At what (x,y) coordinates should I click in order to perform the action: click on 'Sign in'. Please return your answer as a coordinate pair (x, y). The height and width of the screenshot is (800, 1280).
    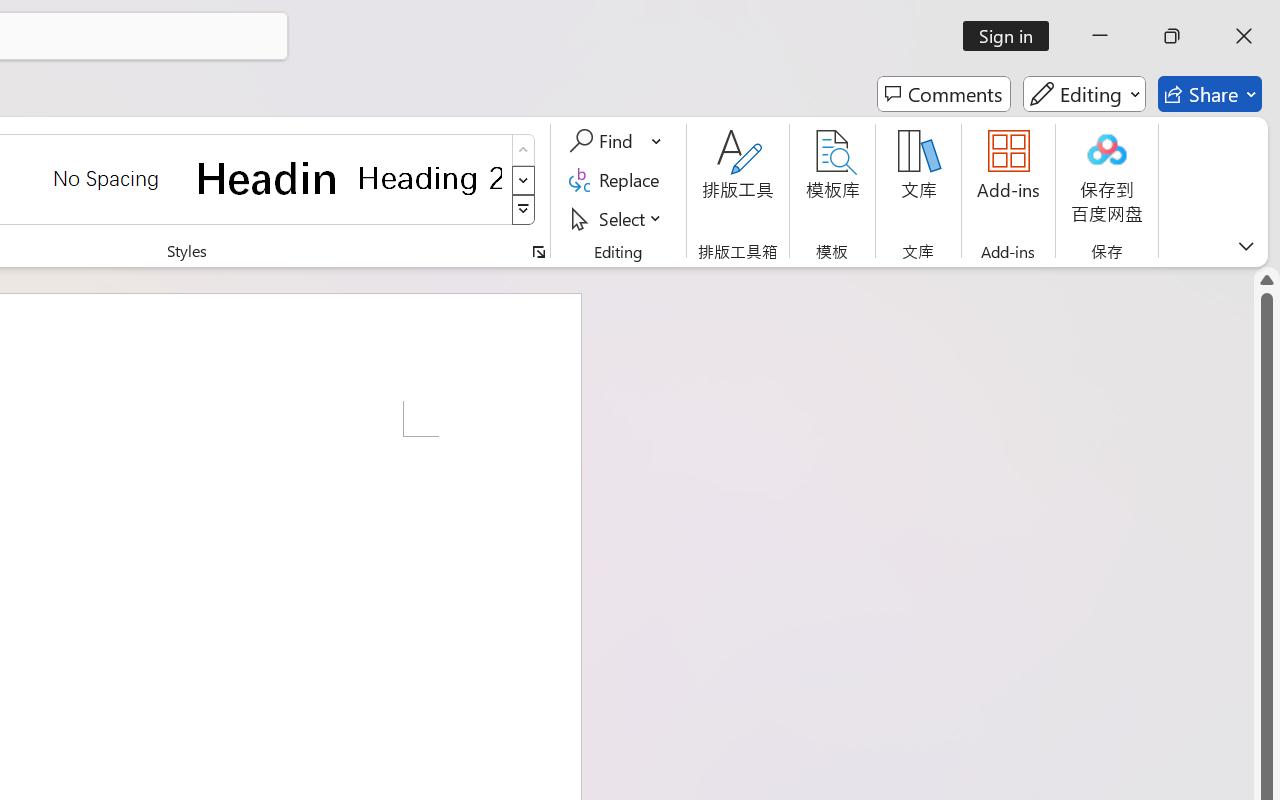
    Looking at the image, I should click on (1013, 35).